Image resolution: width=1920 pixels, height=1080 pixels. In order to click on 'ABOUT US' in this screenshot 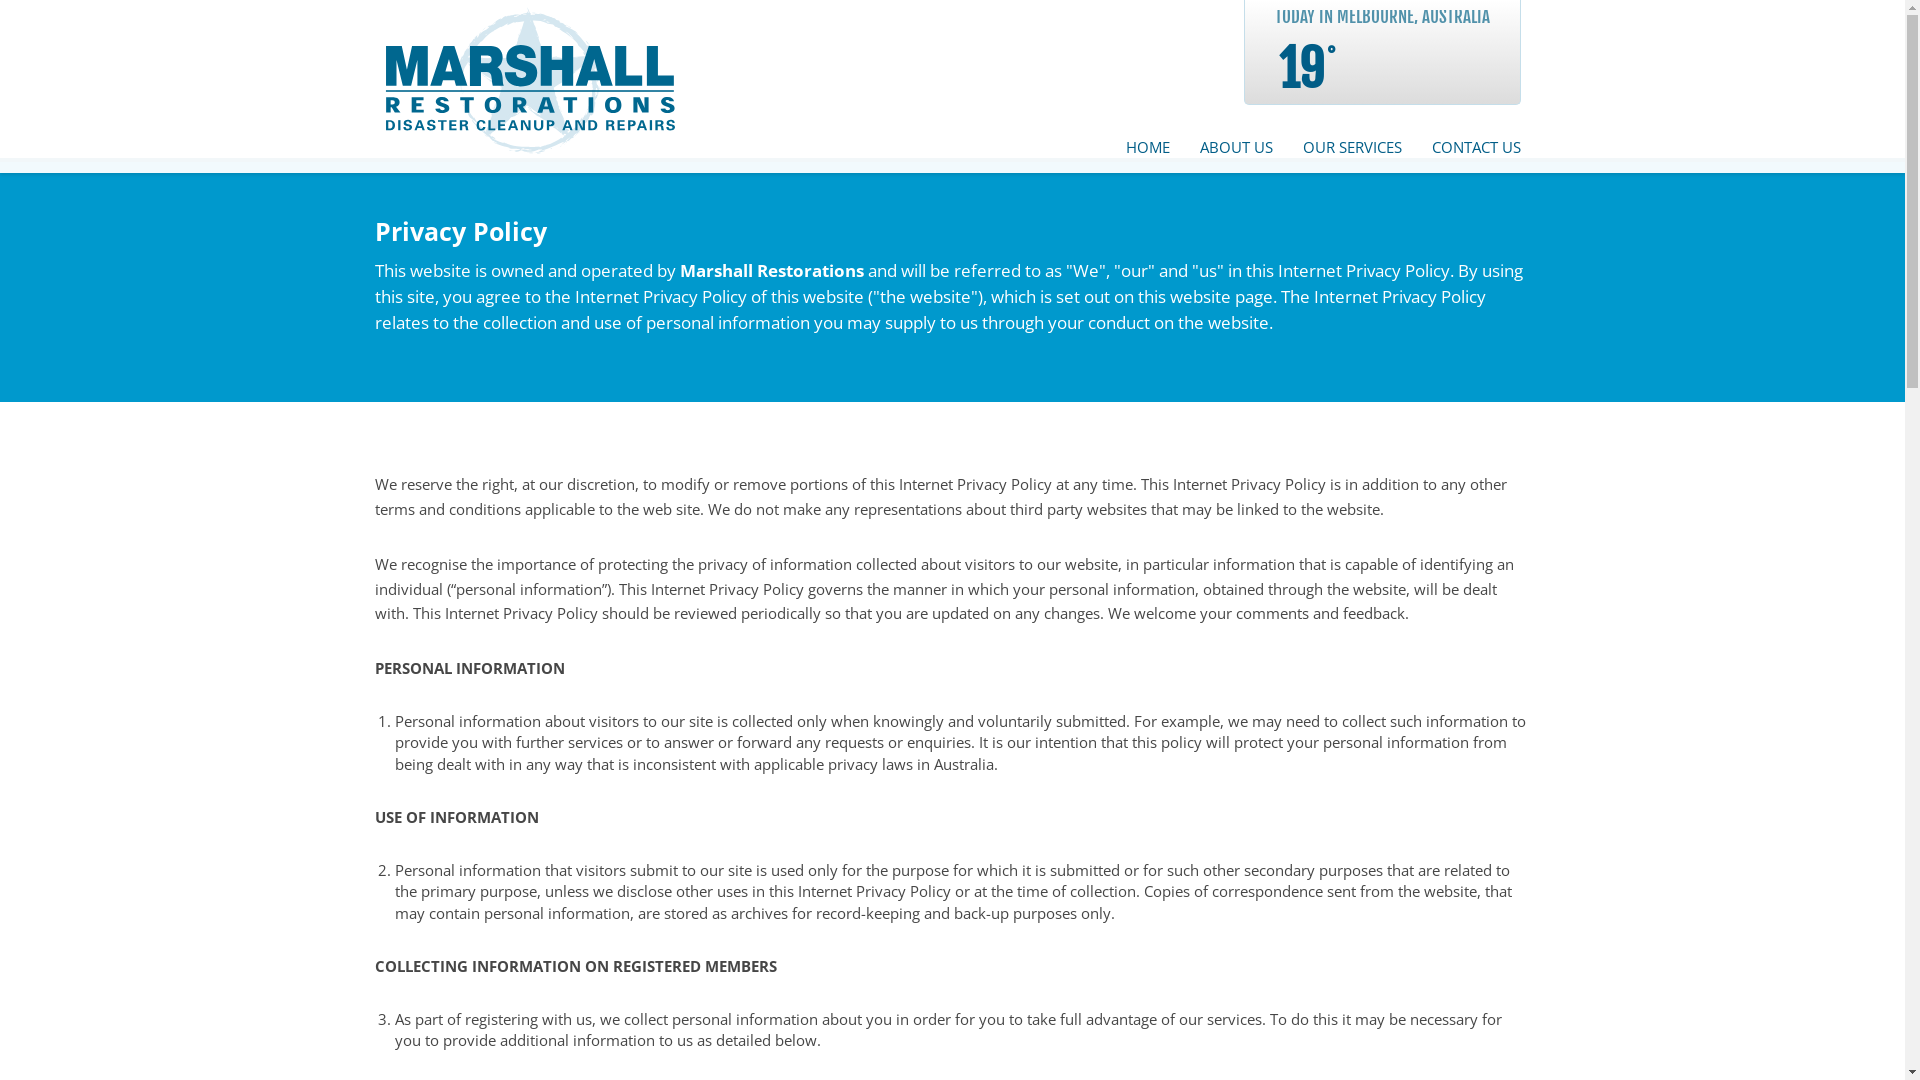, I will do `click(1234, 146)`.